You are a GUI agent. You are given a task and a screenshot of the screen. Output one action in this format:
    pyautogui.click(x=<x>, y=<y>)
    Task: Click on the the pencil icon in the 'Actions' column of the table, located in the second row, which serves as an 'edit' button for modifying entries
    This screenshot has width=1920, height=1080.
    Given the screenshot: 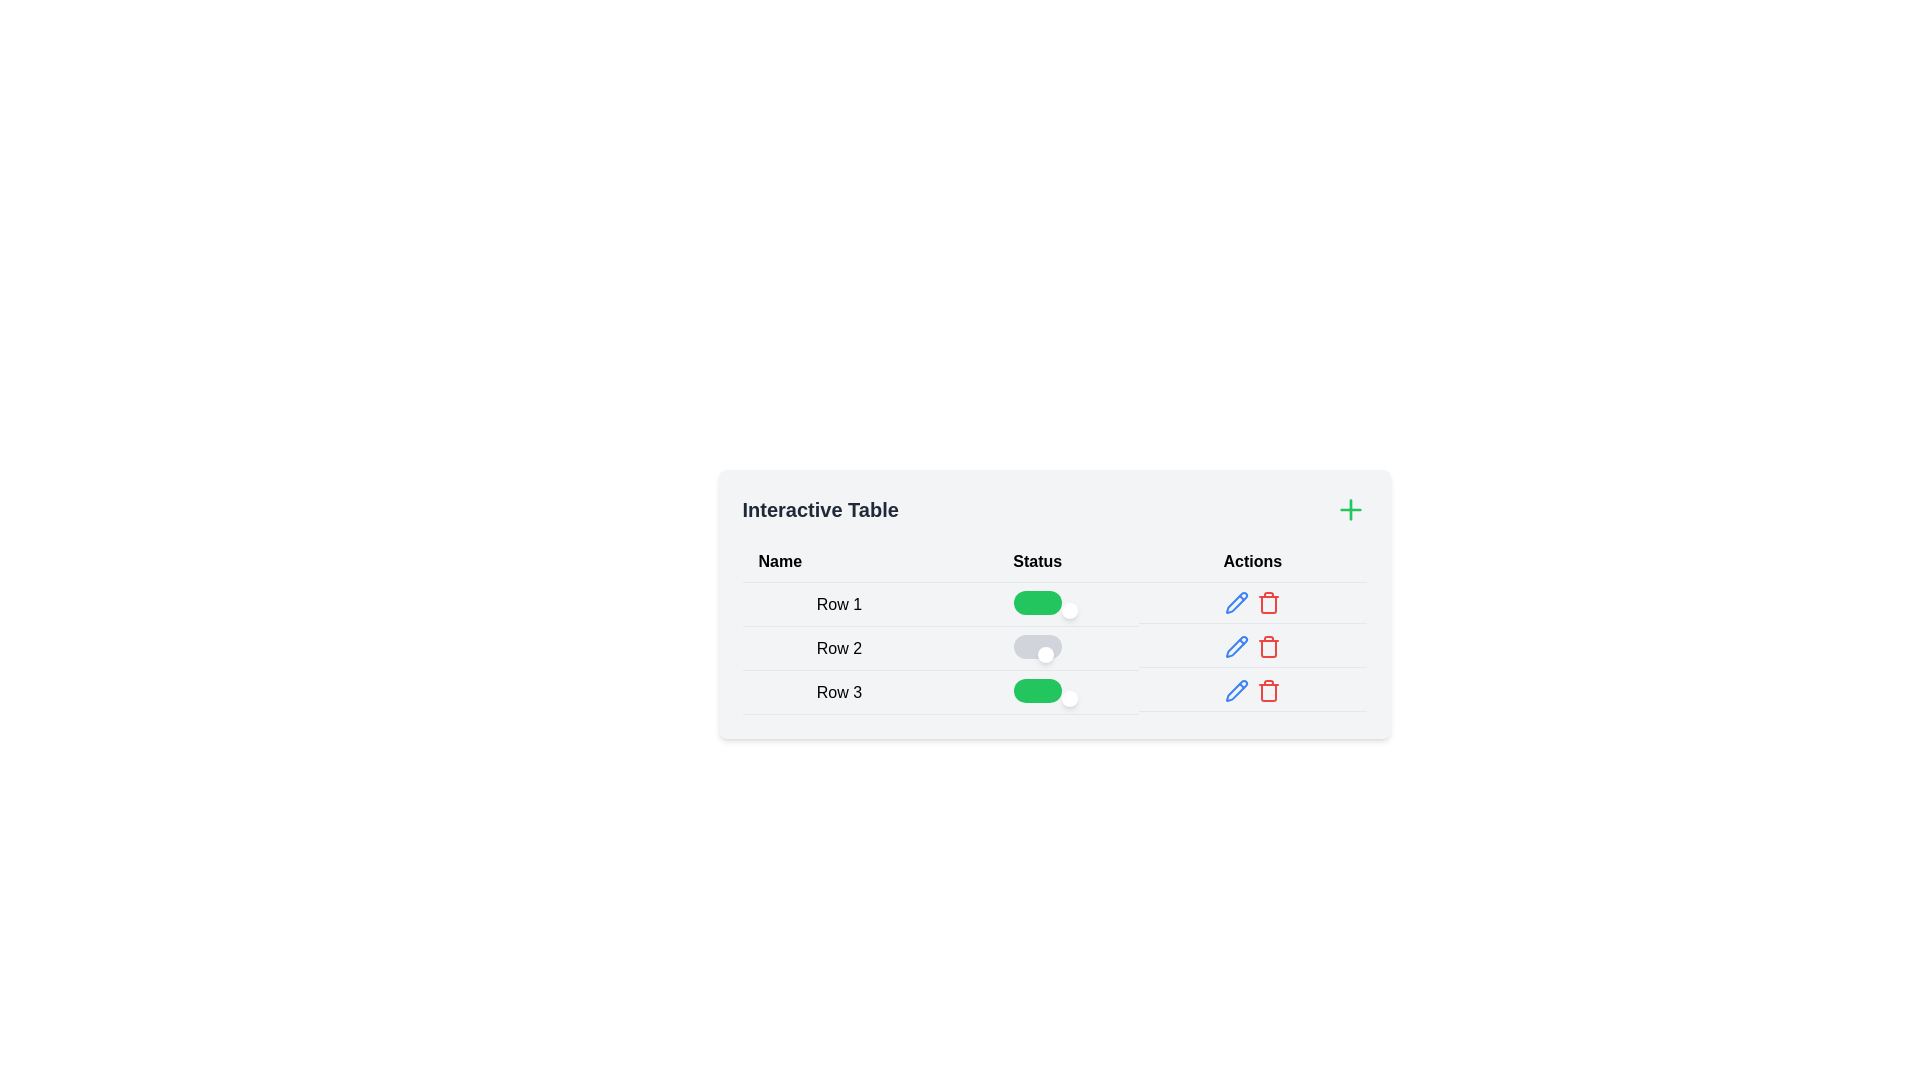 What is the action you would take?
    pyautogui.click(x=1235, y=601)
    